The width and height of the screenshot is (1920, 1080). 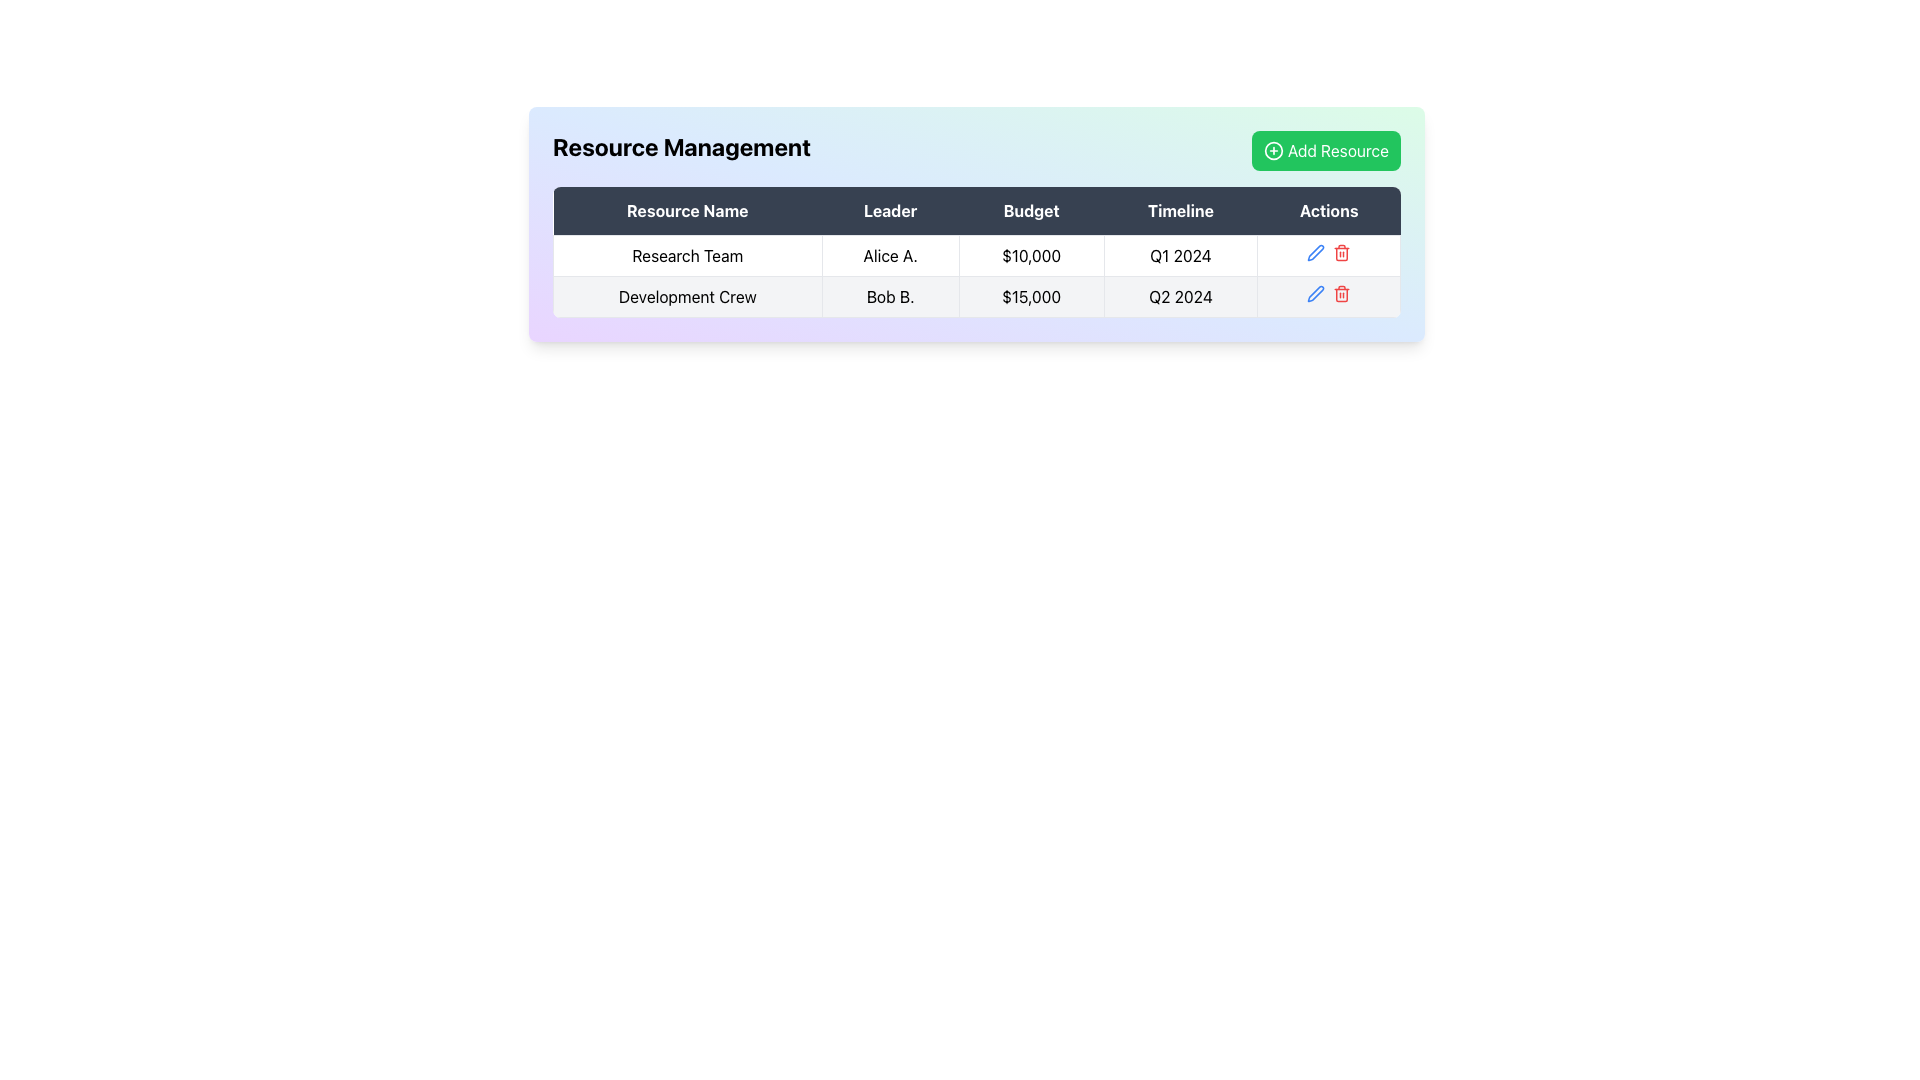 What do you see at coordinates (889, 297) in the screenshot?
I see `the Text Label displaying 'Bob B.' in the second column of the table, which has a light grey background and is centrally aligned` at bounding box center [889, 297].